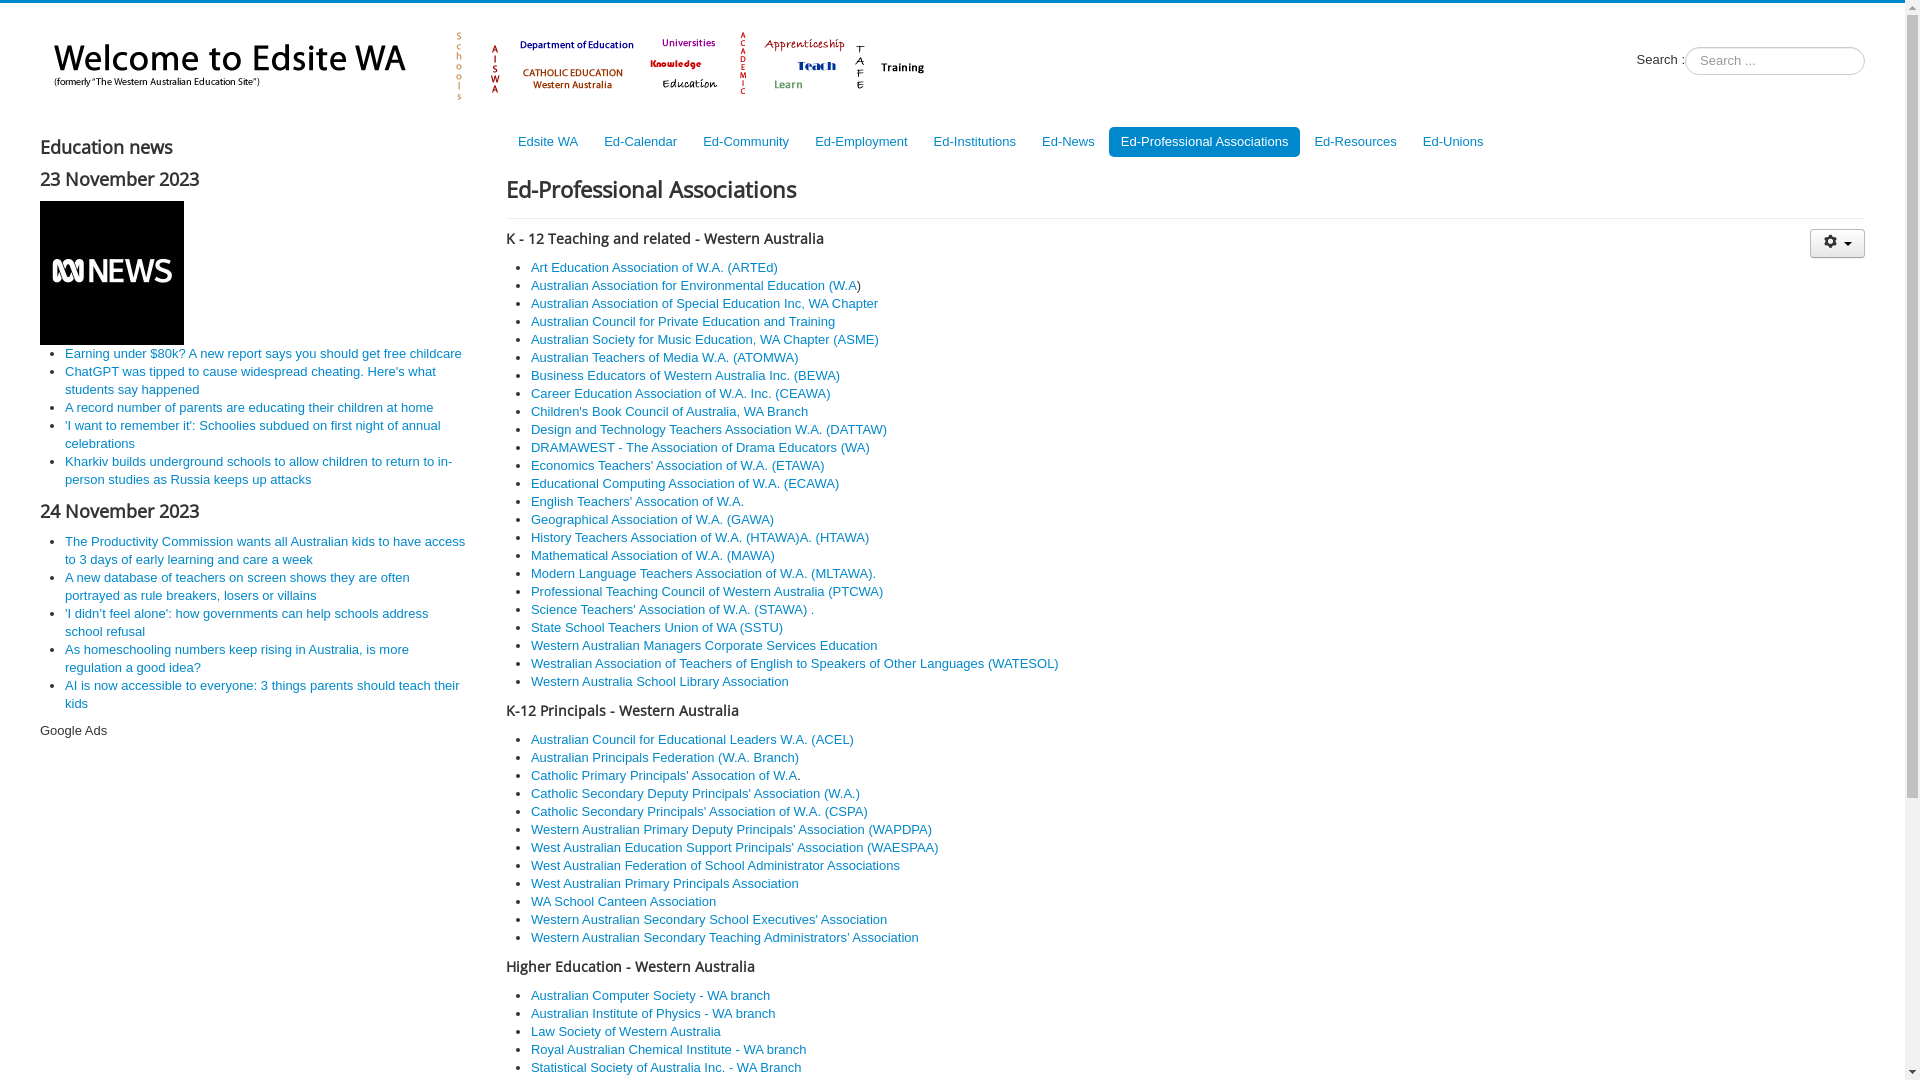  Describe the element at coordinates (1354, 141) in the screenshot. I see `'Ed-Resources'` at that location.